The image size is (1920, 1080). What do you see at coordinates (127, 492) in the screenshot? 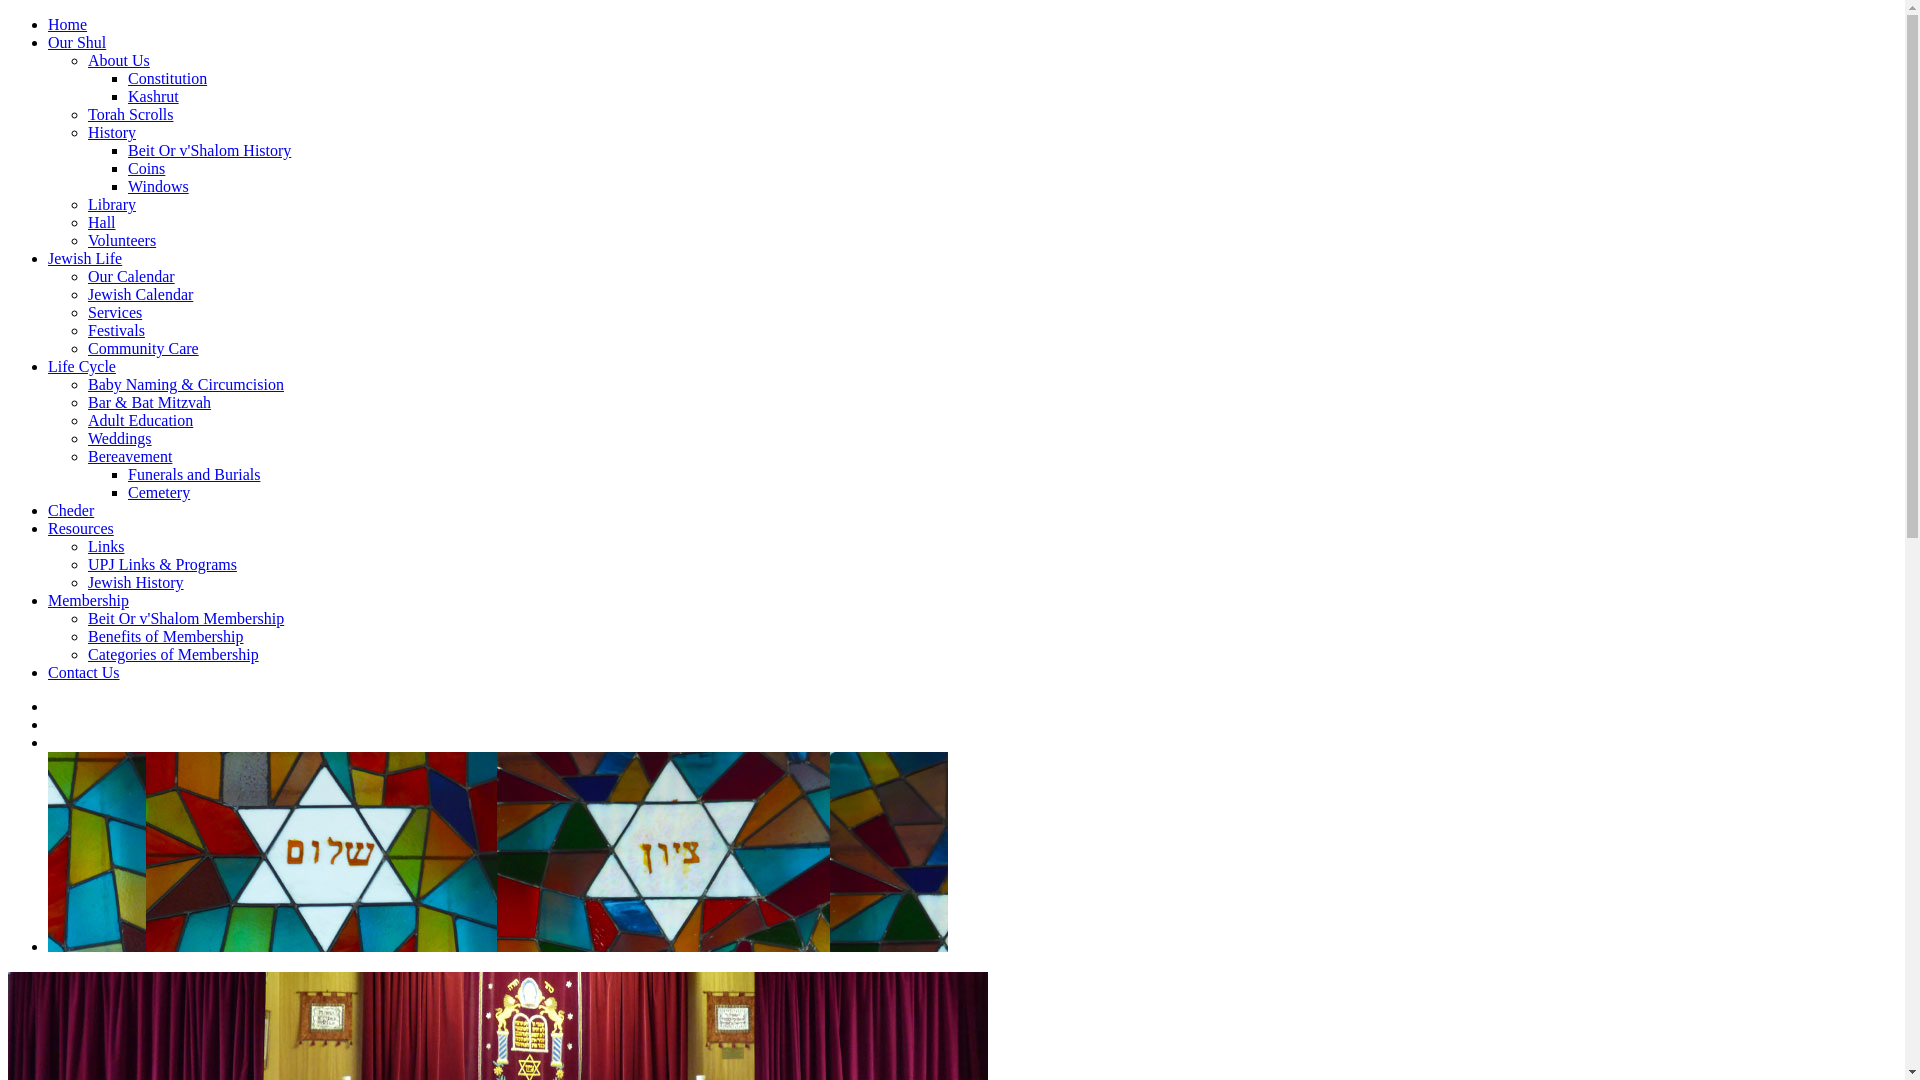
I see `'Cemetery'` at bounding box center [127, 492].